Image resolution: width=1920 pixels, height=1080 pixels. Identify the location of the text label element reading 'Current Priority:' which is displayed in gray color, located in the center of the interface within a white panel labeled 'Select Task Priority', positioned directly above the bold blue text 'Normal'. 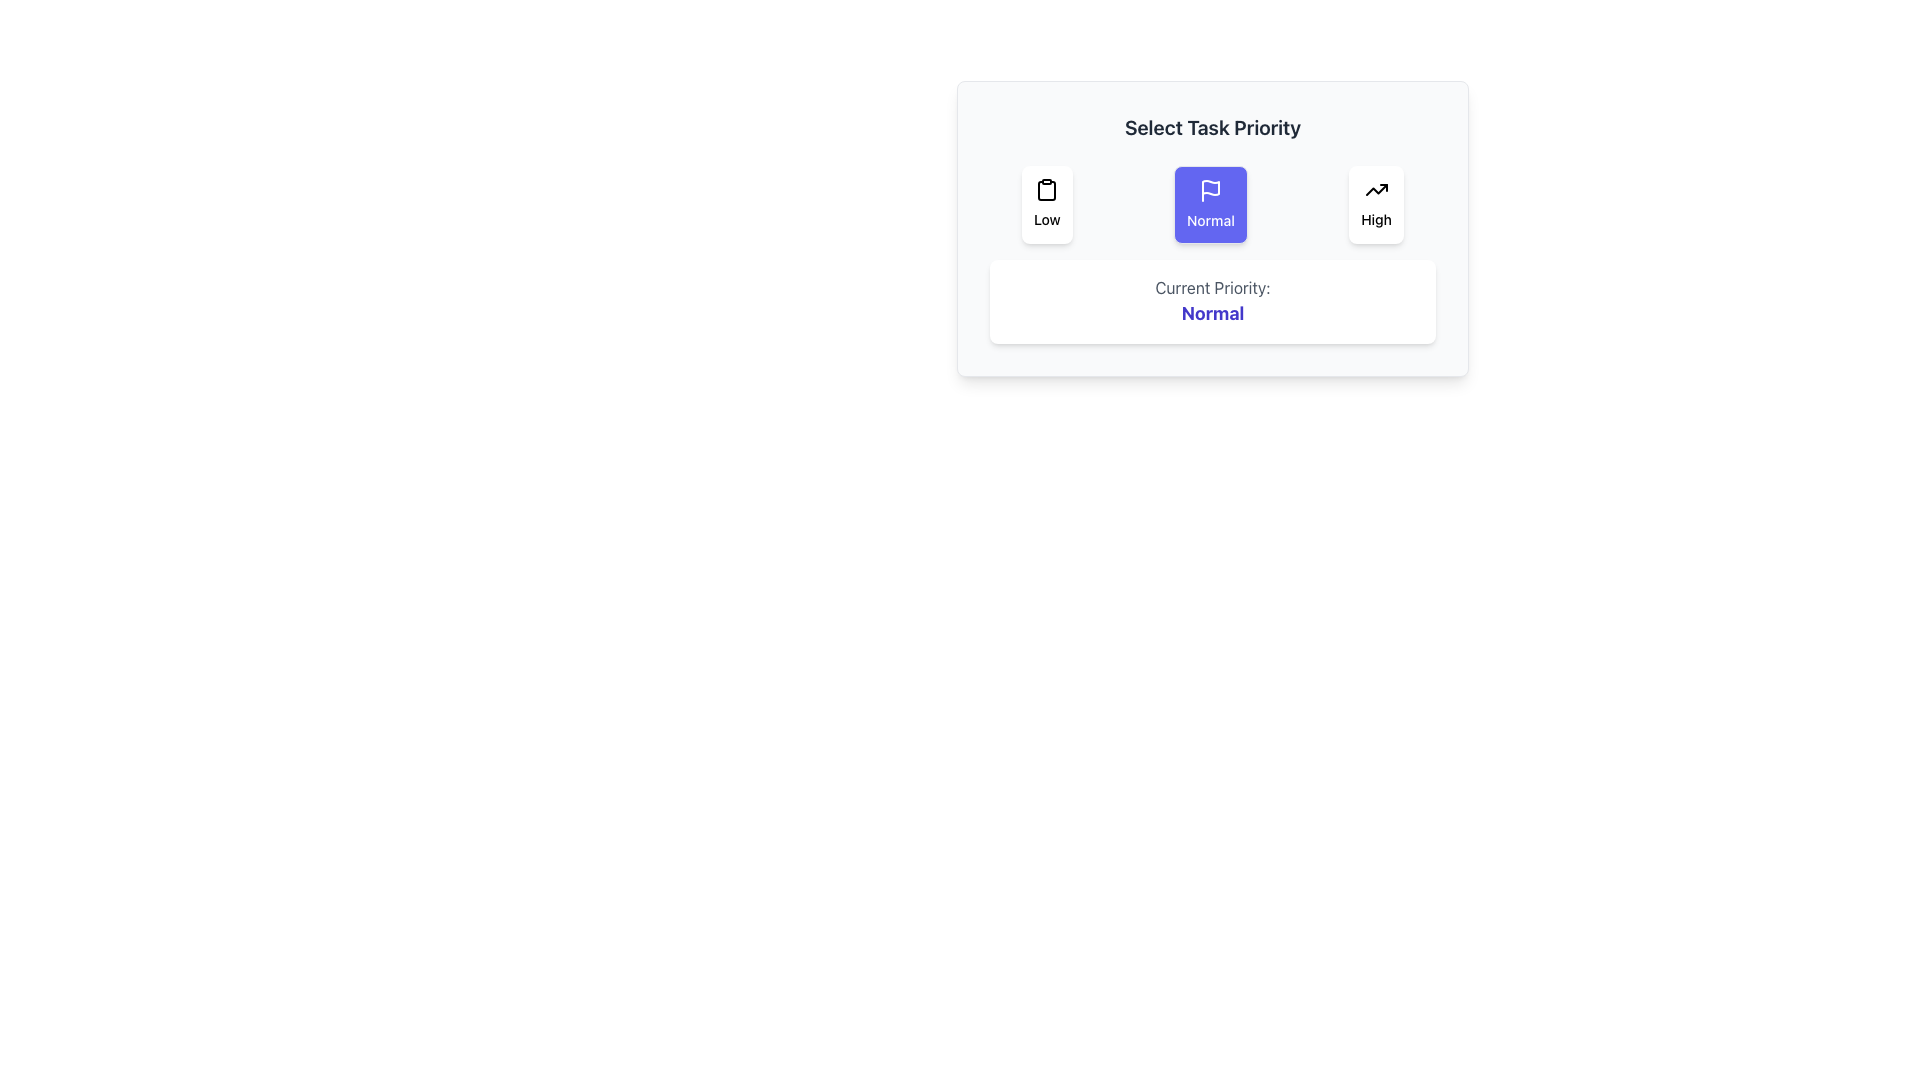
(1212, 288).